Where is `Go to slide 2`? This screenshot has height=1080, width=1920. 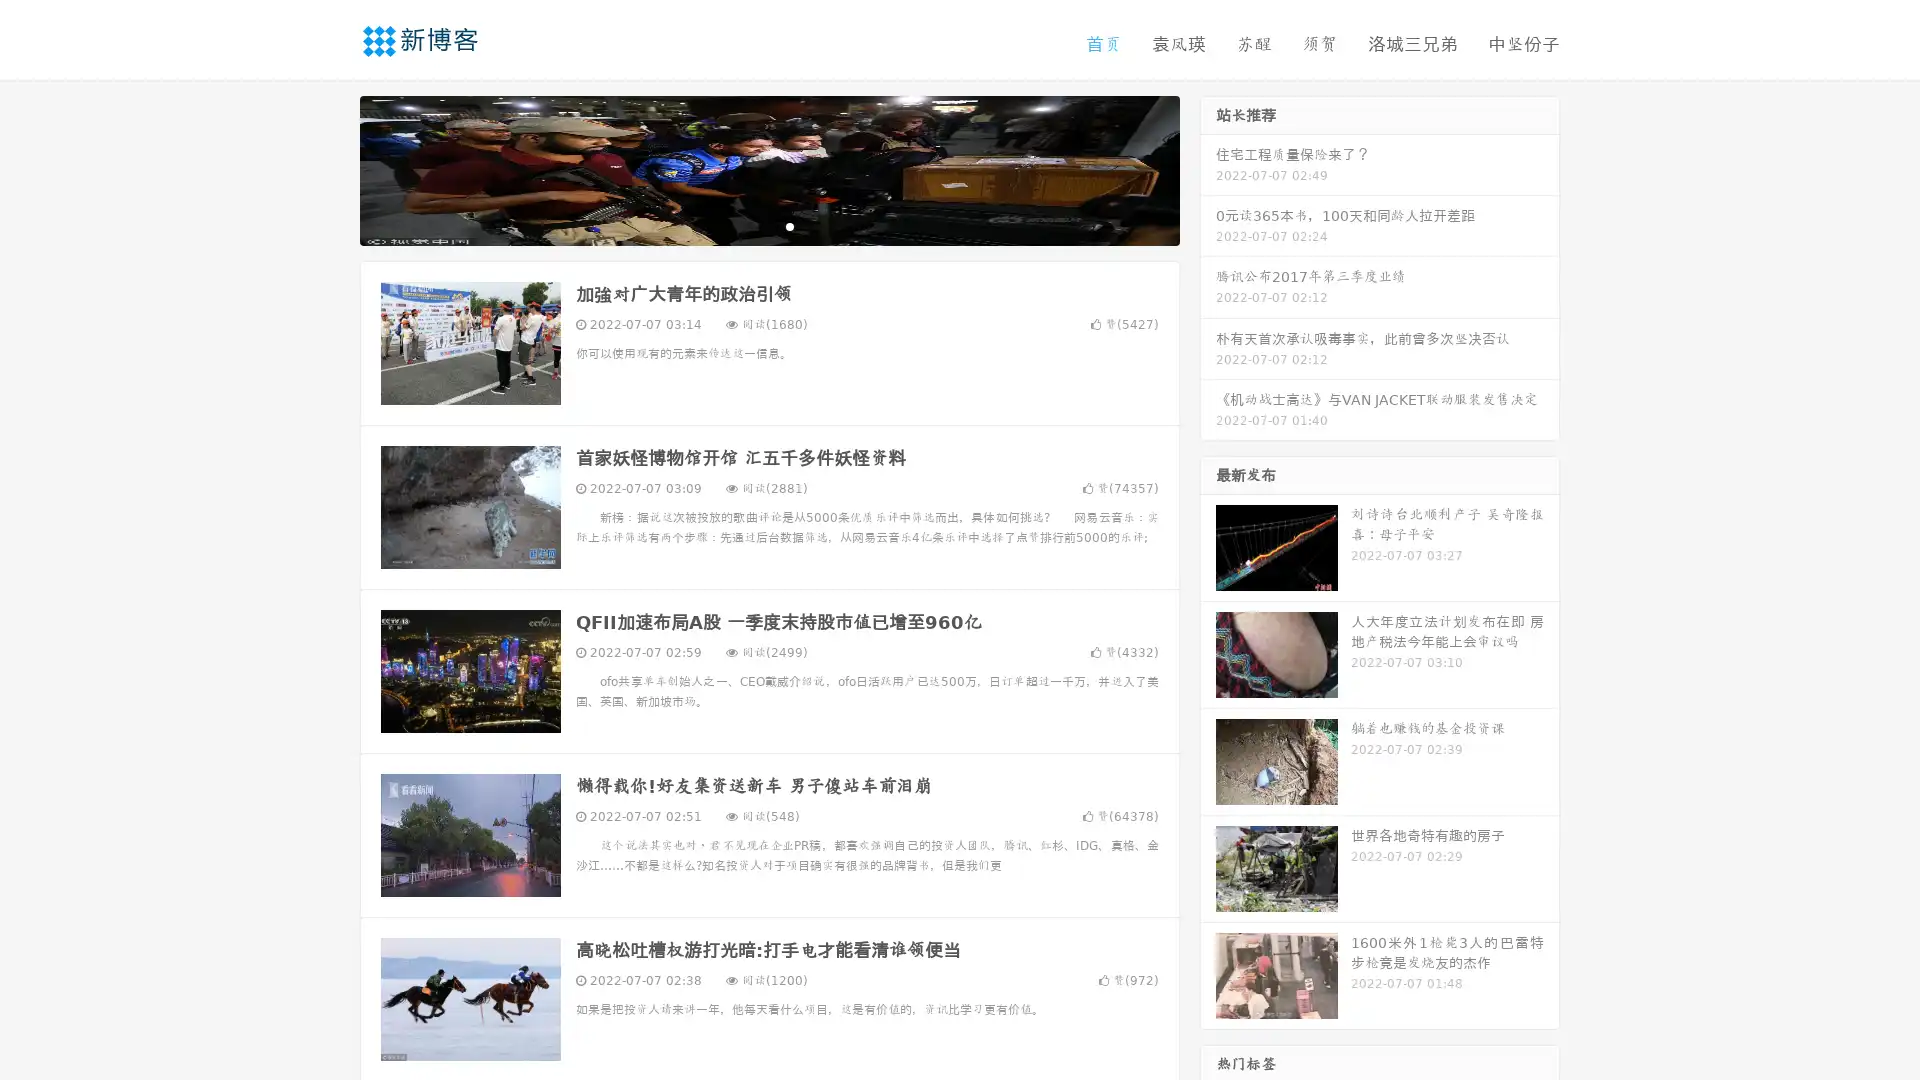
Go to slide 2 is located at coordinates (768, 225).